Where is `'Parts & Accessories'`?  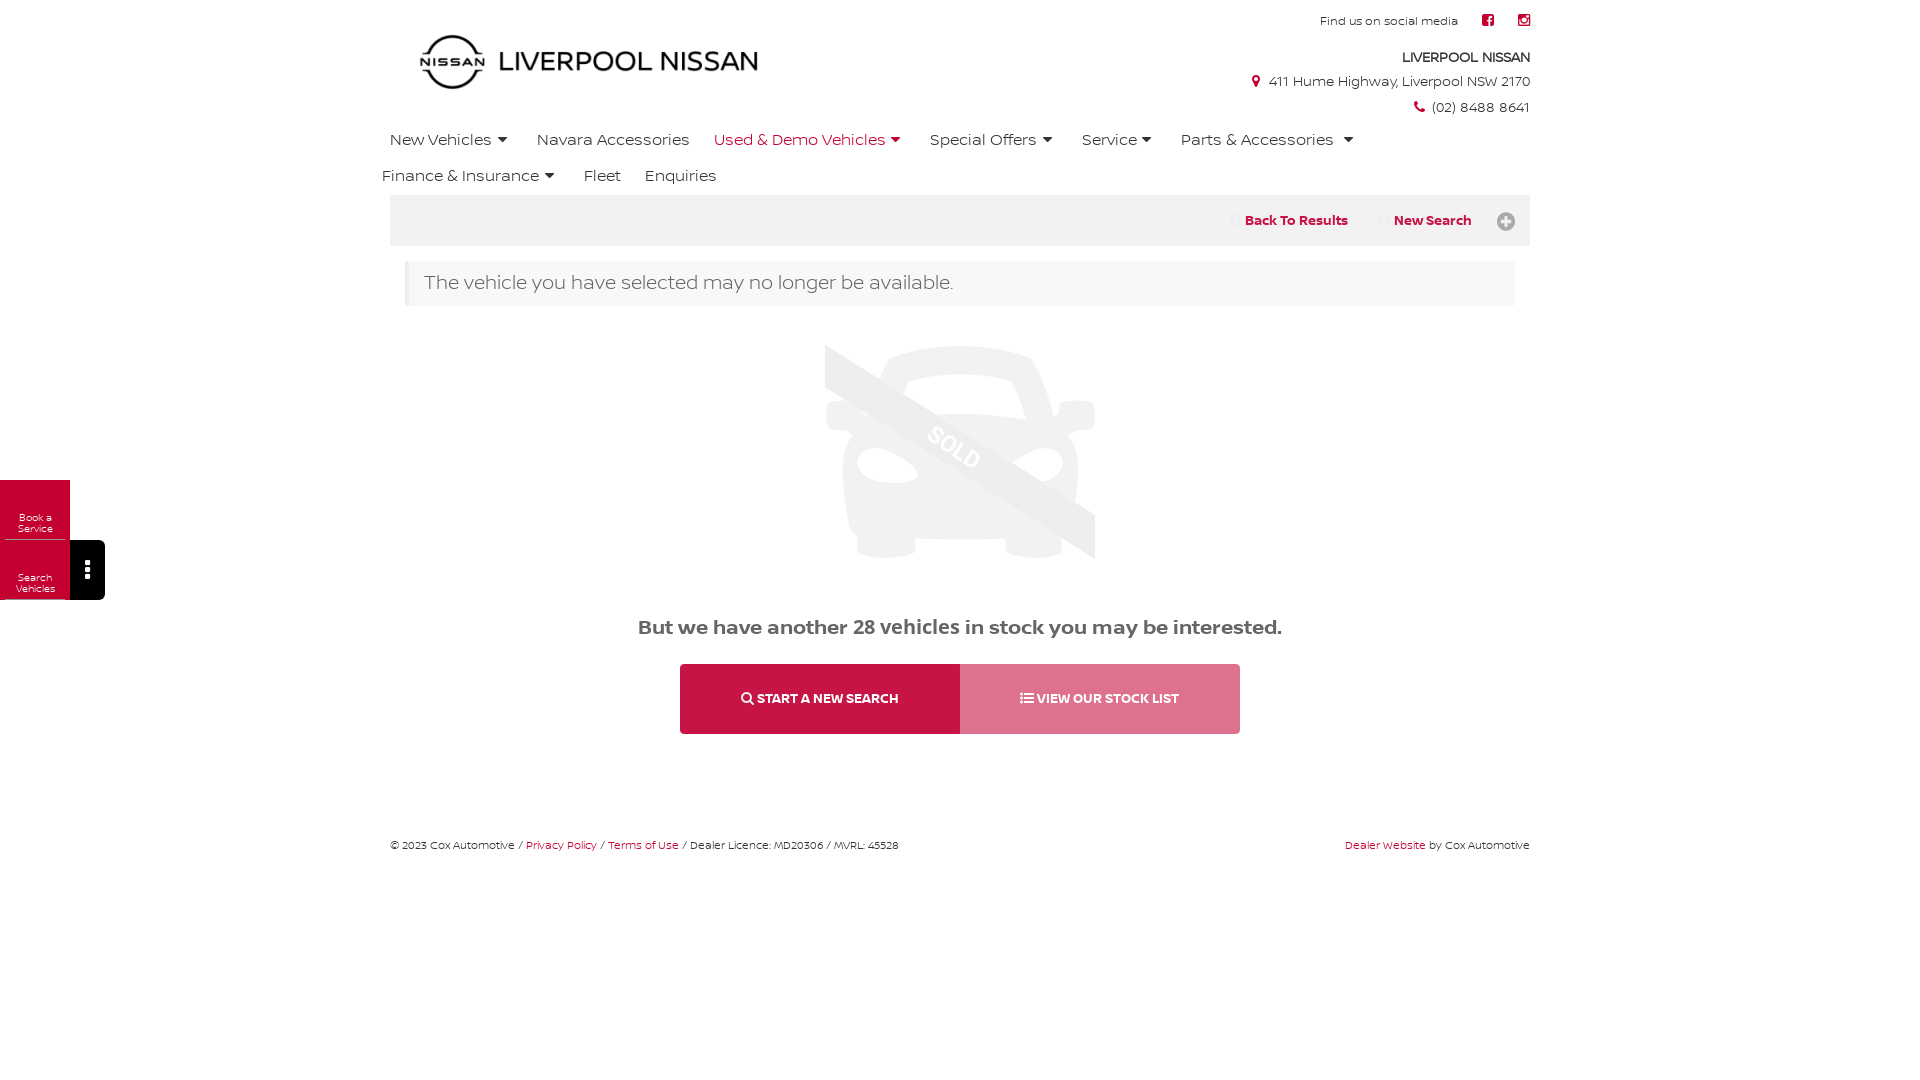 'Parts & Accessories' is located at coordinates (1269, 140).